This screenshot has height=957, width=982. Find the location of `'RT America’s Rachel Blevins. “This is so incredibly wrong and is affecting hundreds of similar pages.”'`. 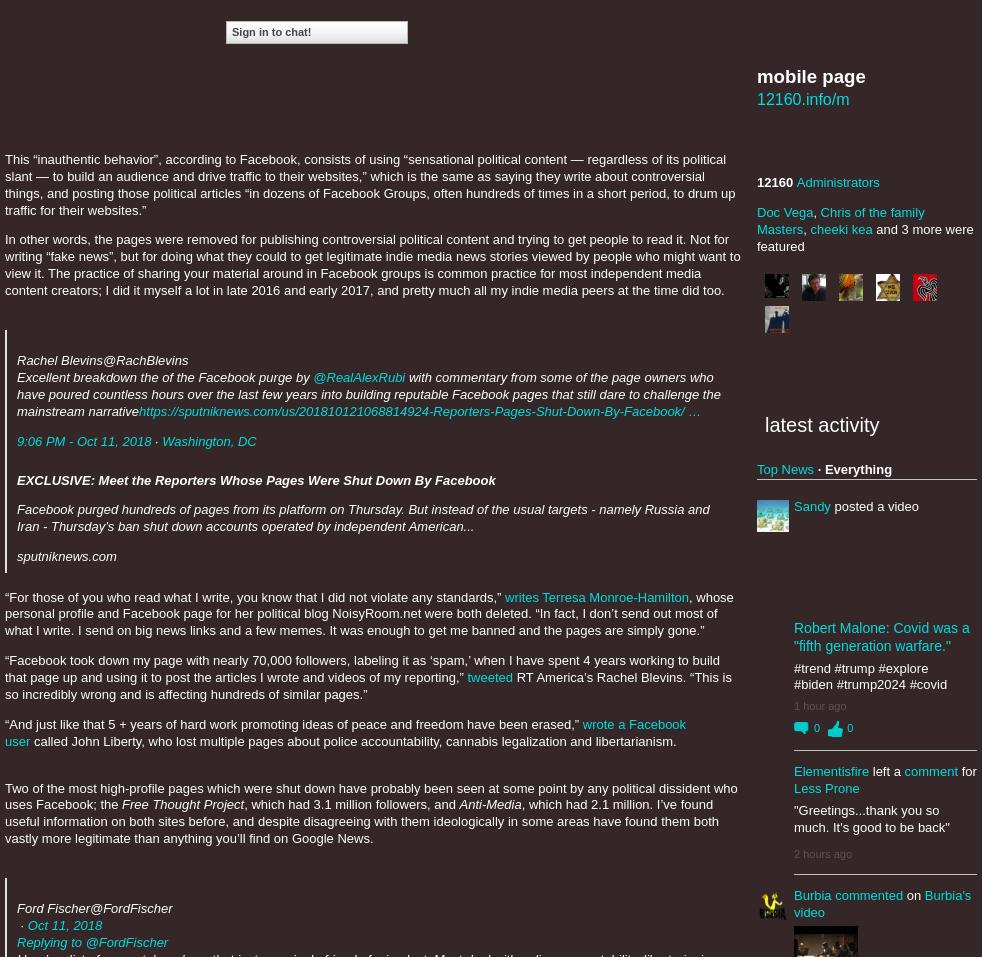

'RT America’s Rachel Blevins. “This is so incredibly wrong and is affecting hundreds of similar pages.”' is located at coordinates (367, 685).